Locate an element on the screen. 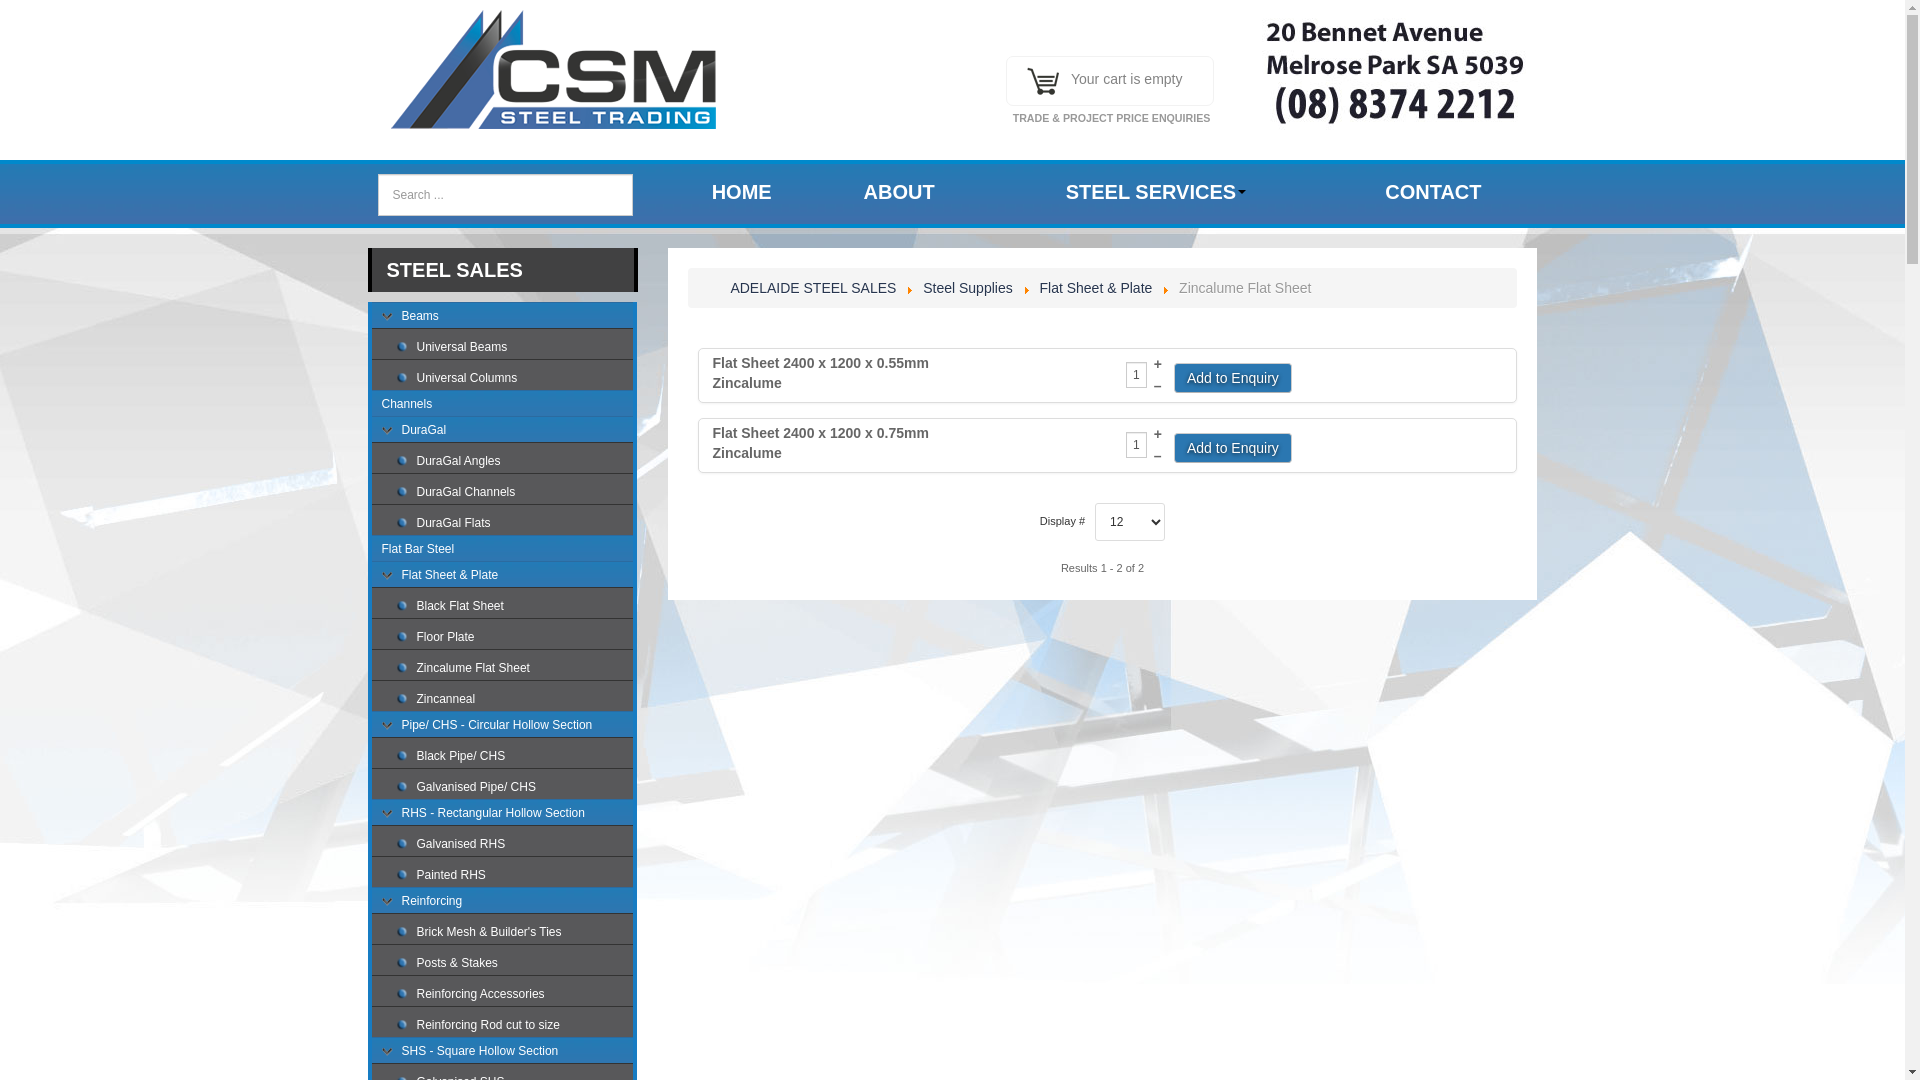 The width and height of the screenshot is (1920, 1080). 'Beams' is located at coordinates (503, 316).